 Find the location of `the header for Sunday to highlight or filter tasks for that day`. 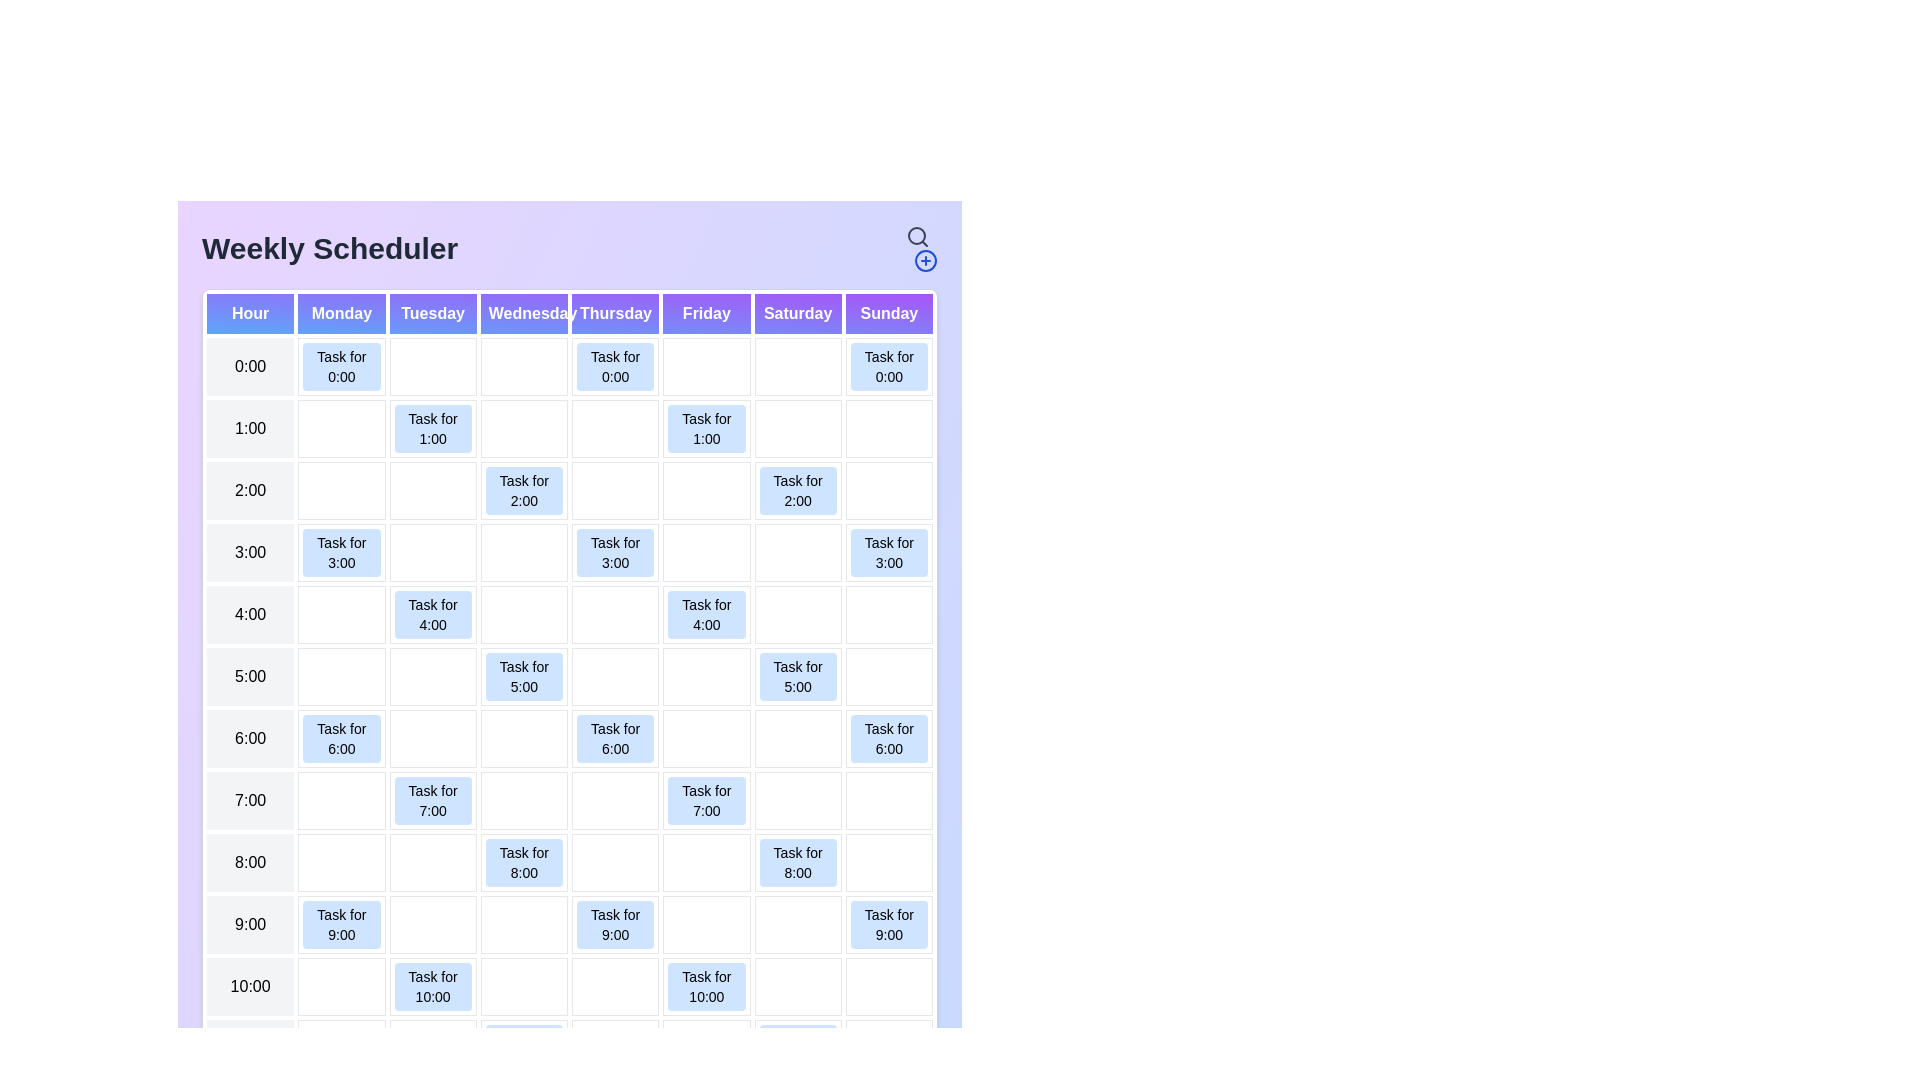

the header for Sunday to highlight or filter tasks for that day is located at coordinates (888, 313).